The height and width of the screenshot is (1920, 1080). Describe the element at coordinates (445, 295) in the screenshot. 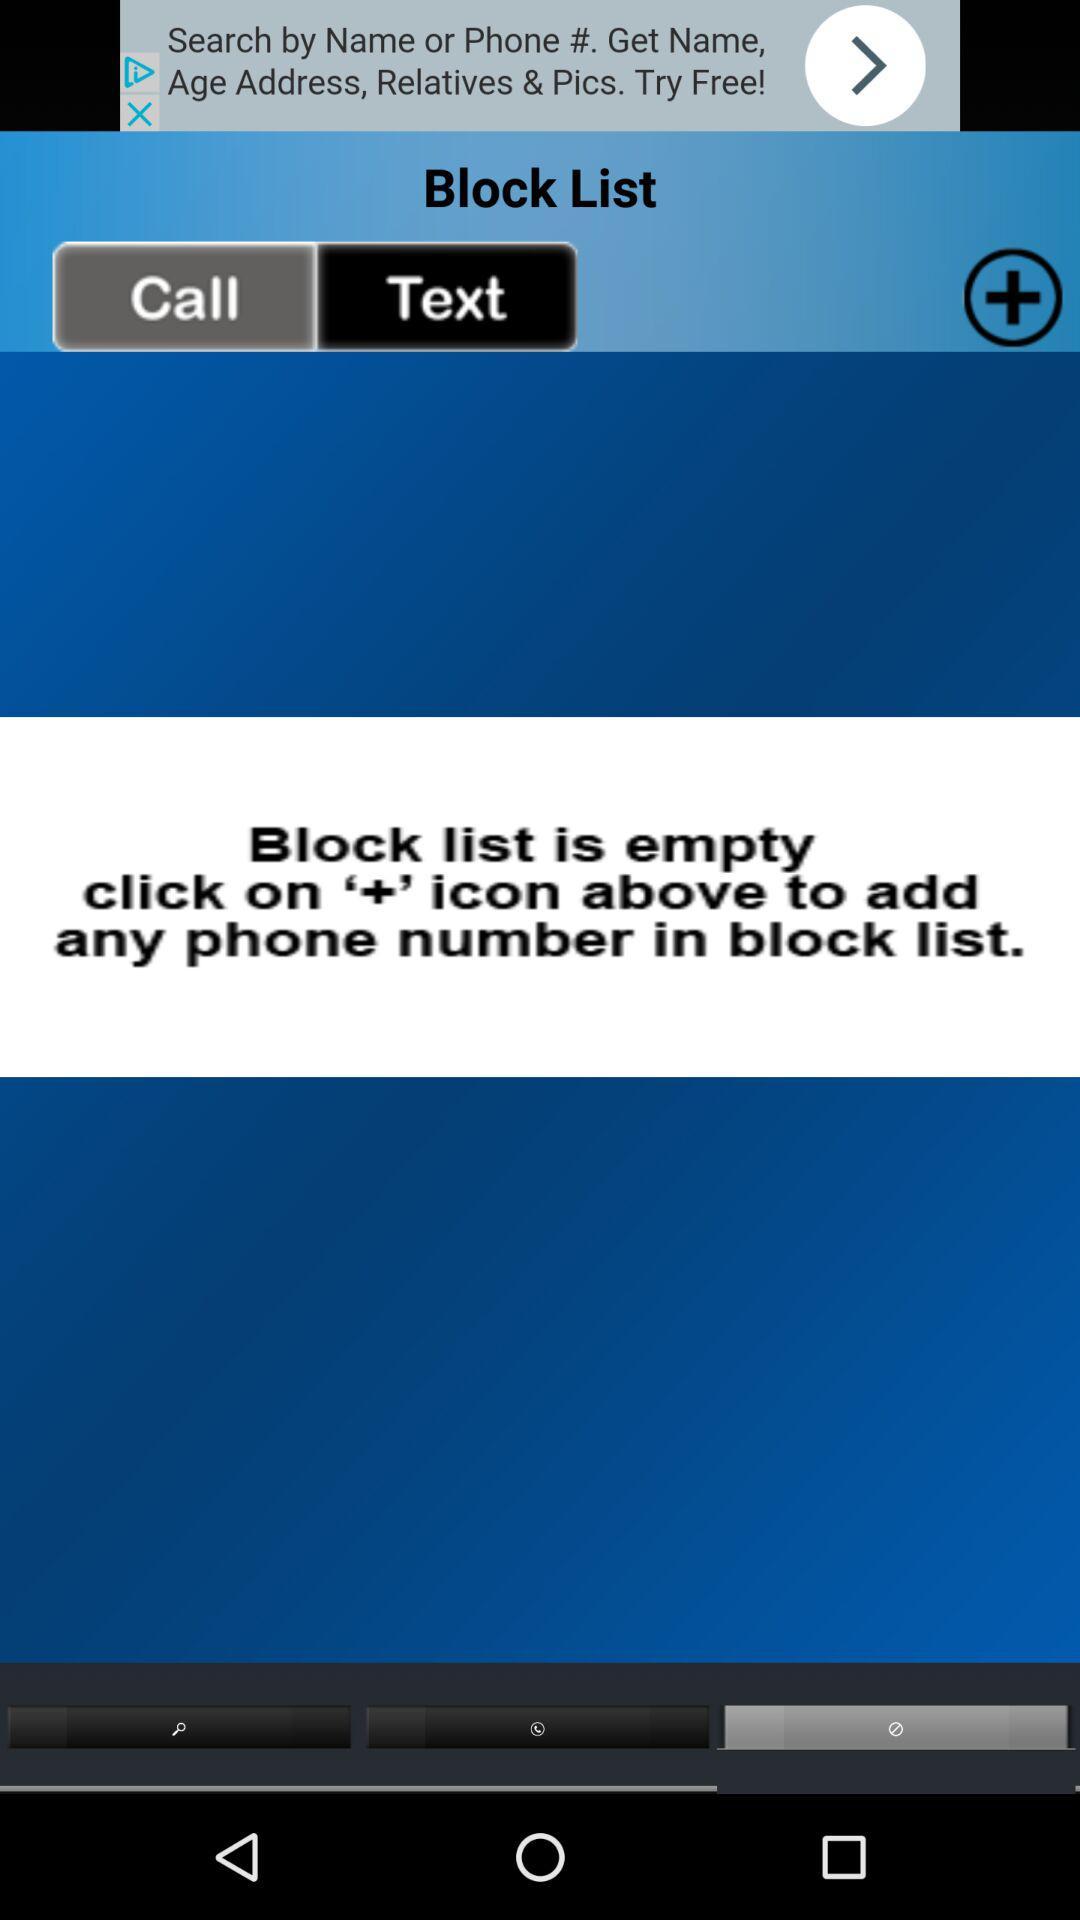

I see `text` at that location.